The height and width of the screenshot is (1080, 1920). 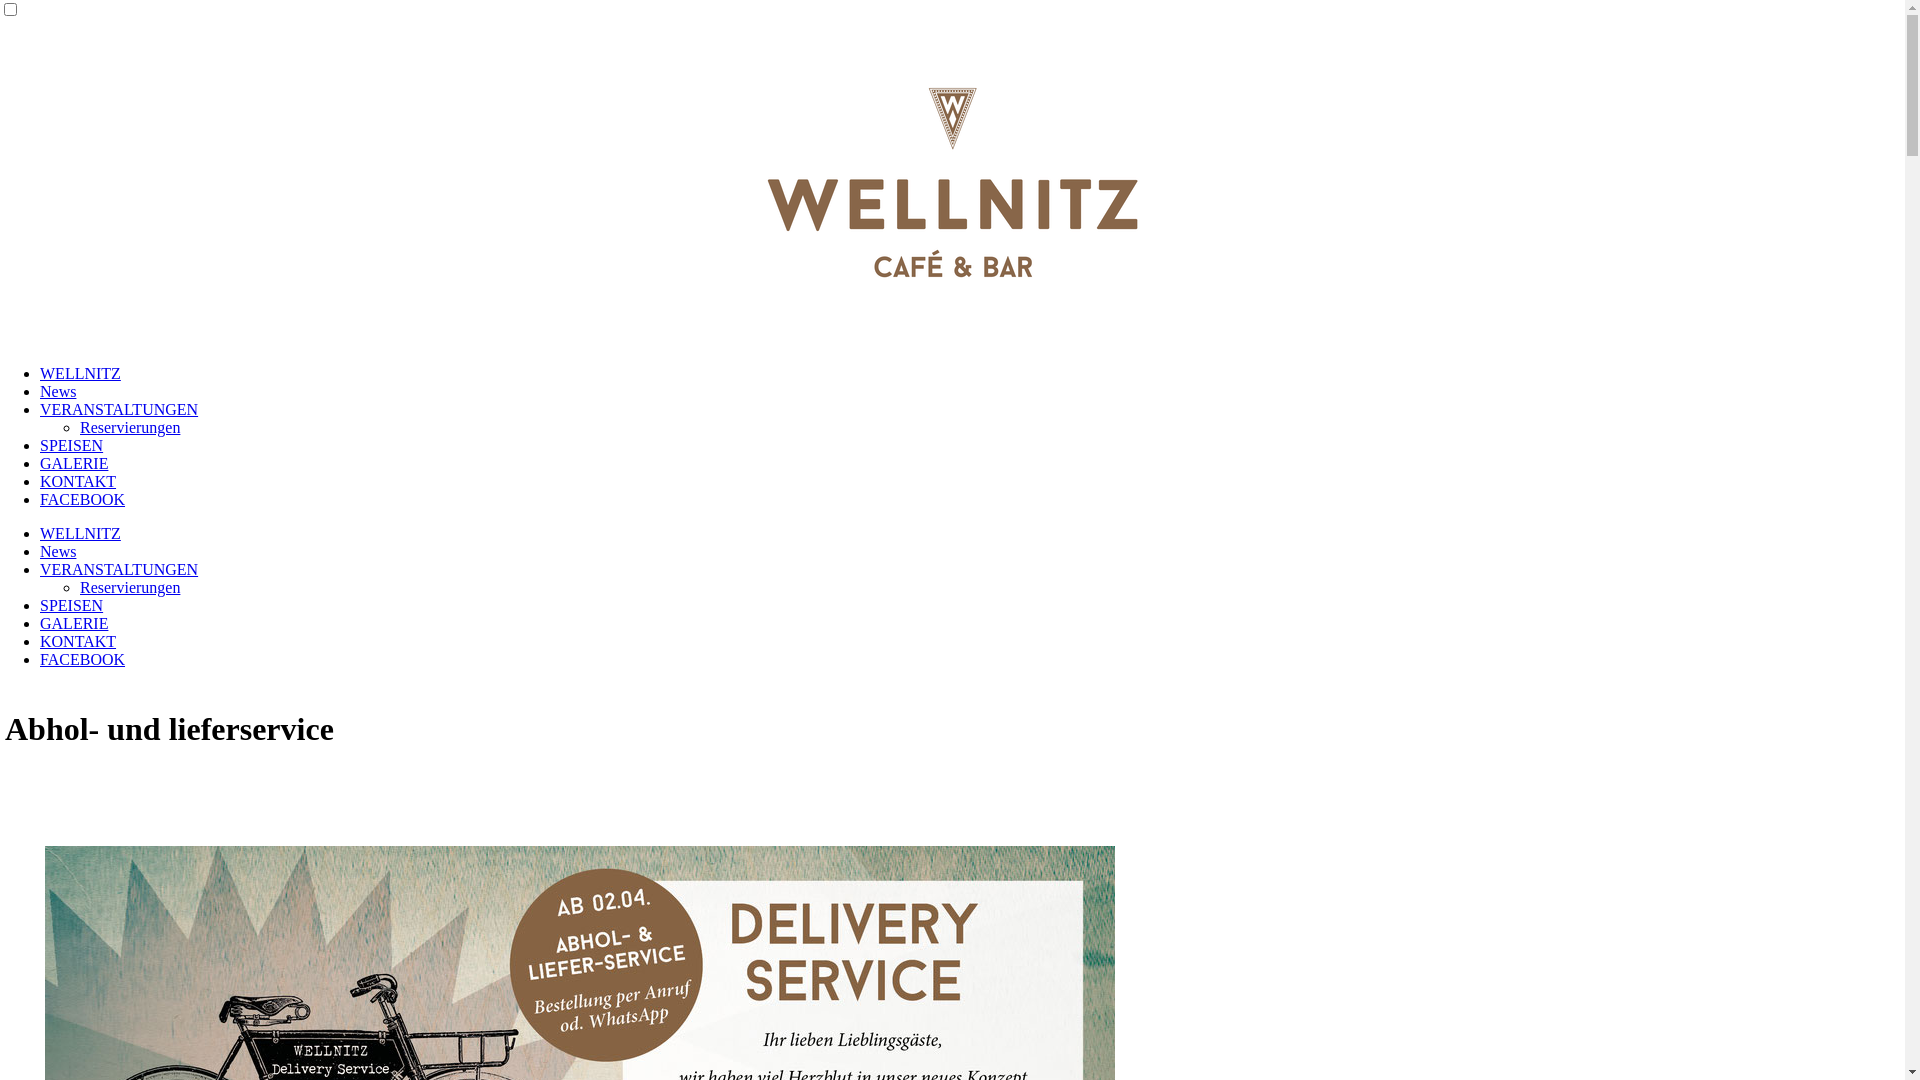 What do you see at coordinates (71, 604) in the screenshot?
I see `'SPEISEN'` at bounding box center [71, 604].